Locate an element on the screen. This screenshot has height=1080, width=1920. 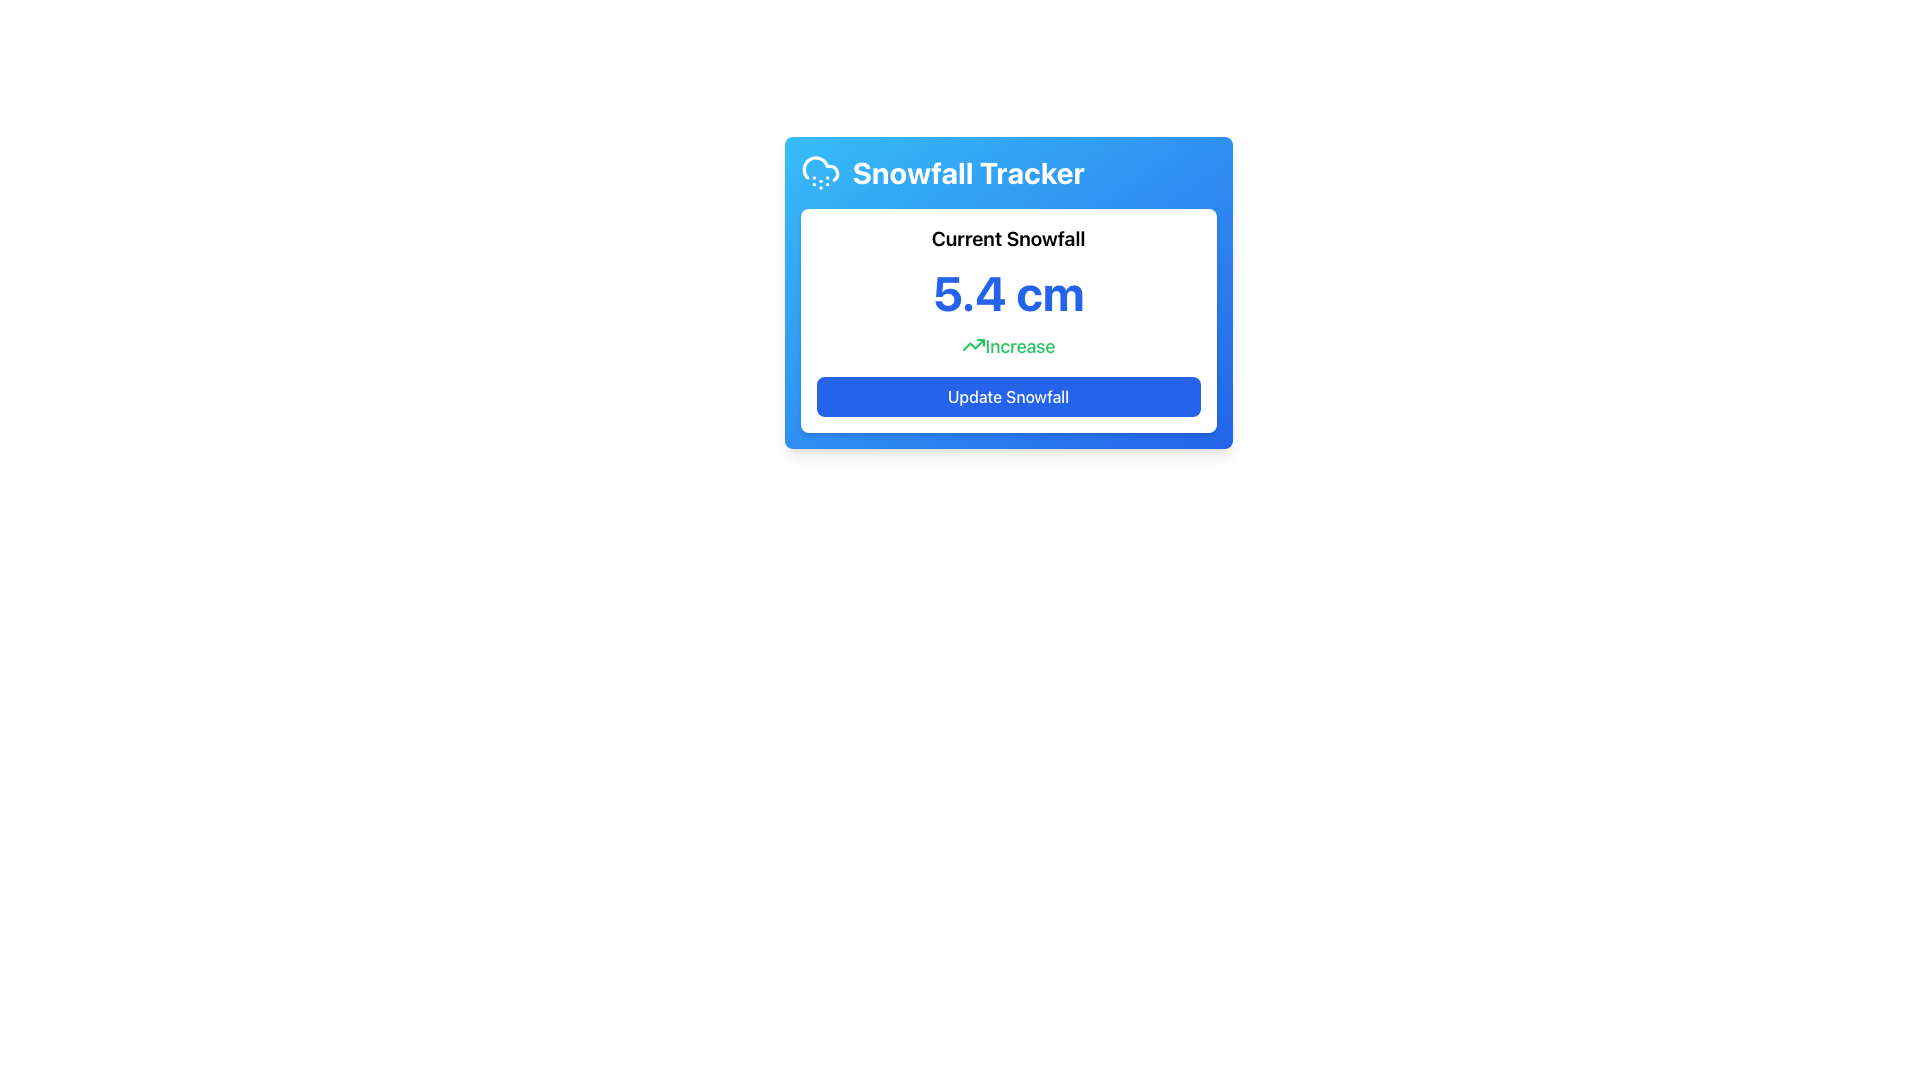
the green zig-zag arrow SVG element indicating growth, located in the 'Snowfall Tracker' card adjacent to the 'Increase' text is located at coordinates (973, 343).